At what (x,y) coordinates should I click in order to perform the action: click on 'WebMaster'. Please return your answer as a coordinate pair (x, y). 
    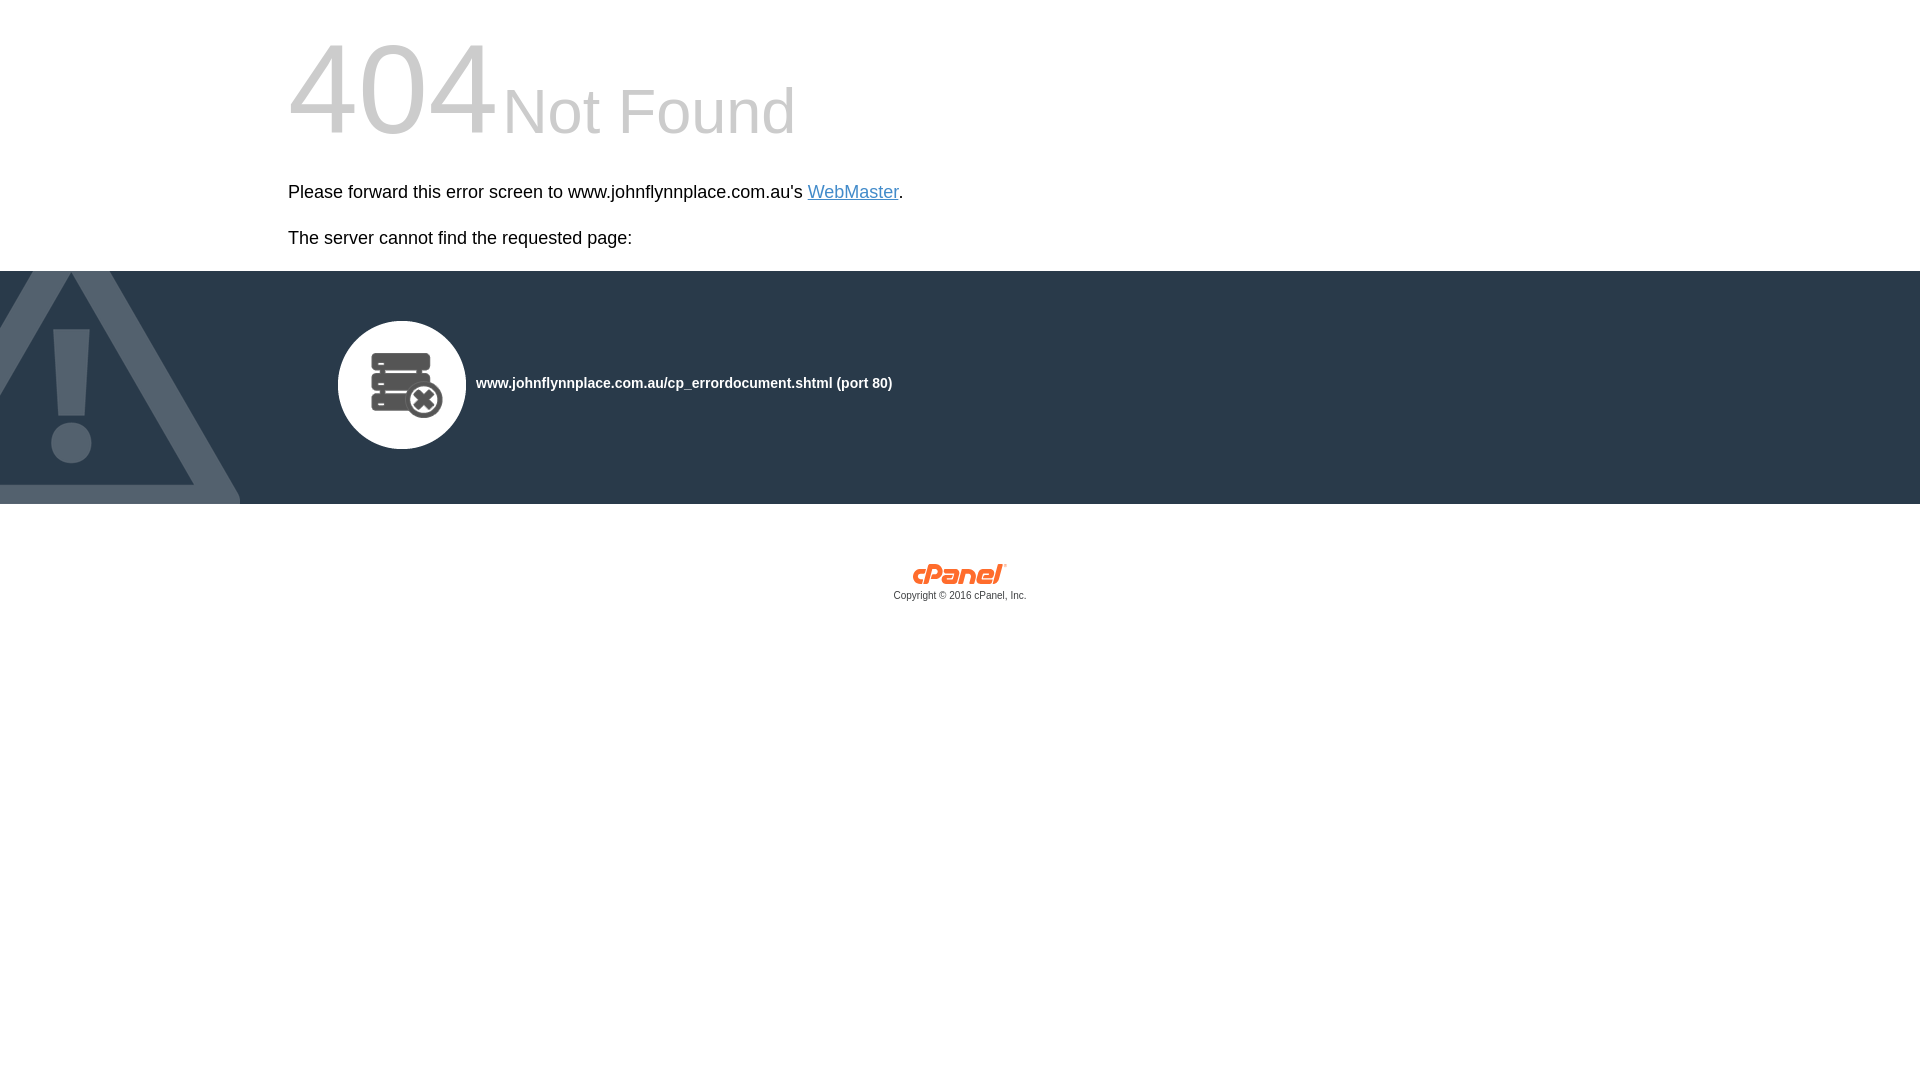
    Looking at the image, I should click on (853, 192).